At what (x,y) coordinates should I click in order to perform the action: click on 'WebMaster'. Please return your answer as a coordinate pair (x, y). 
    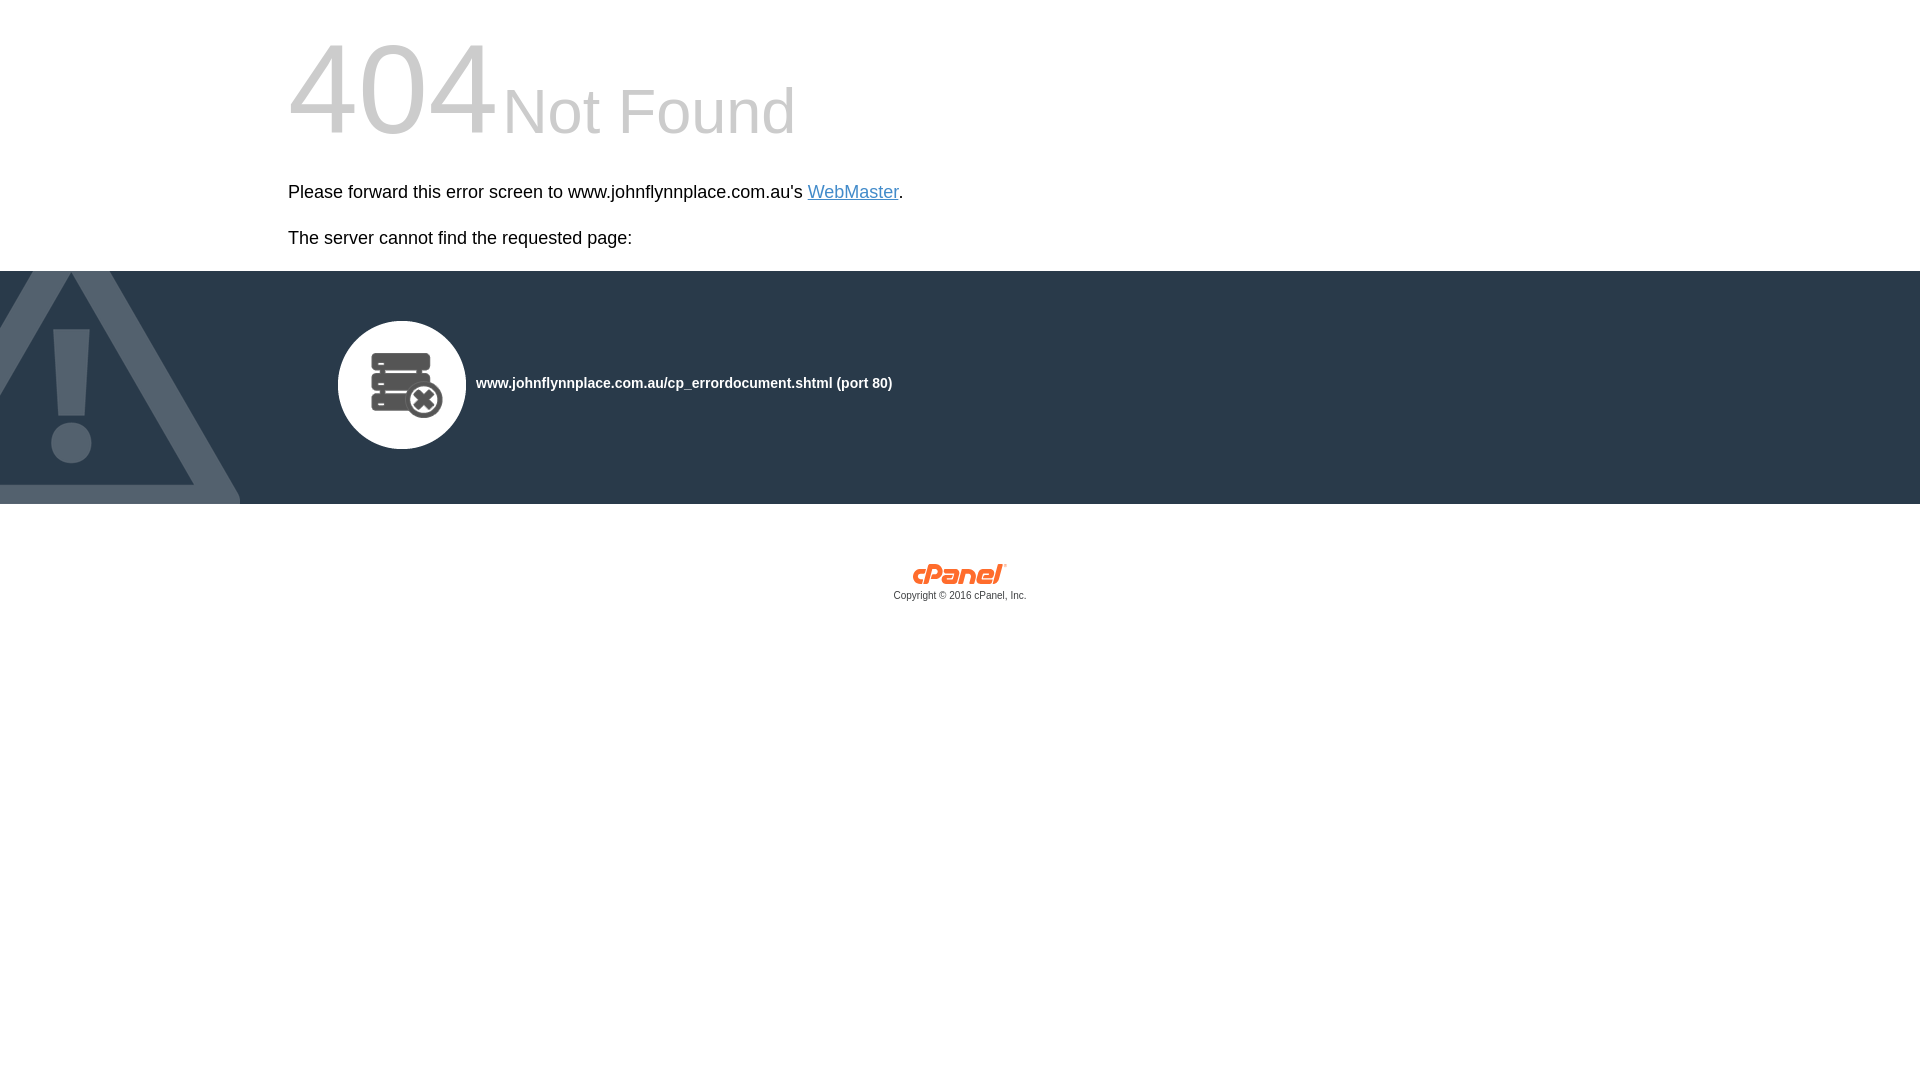
    Looking at the image, I should click on (853, 192).